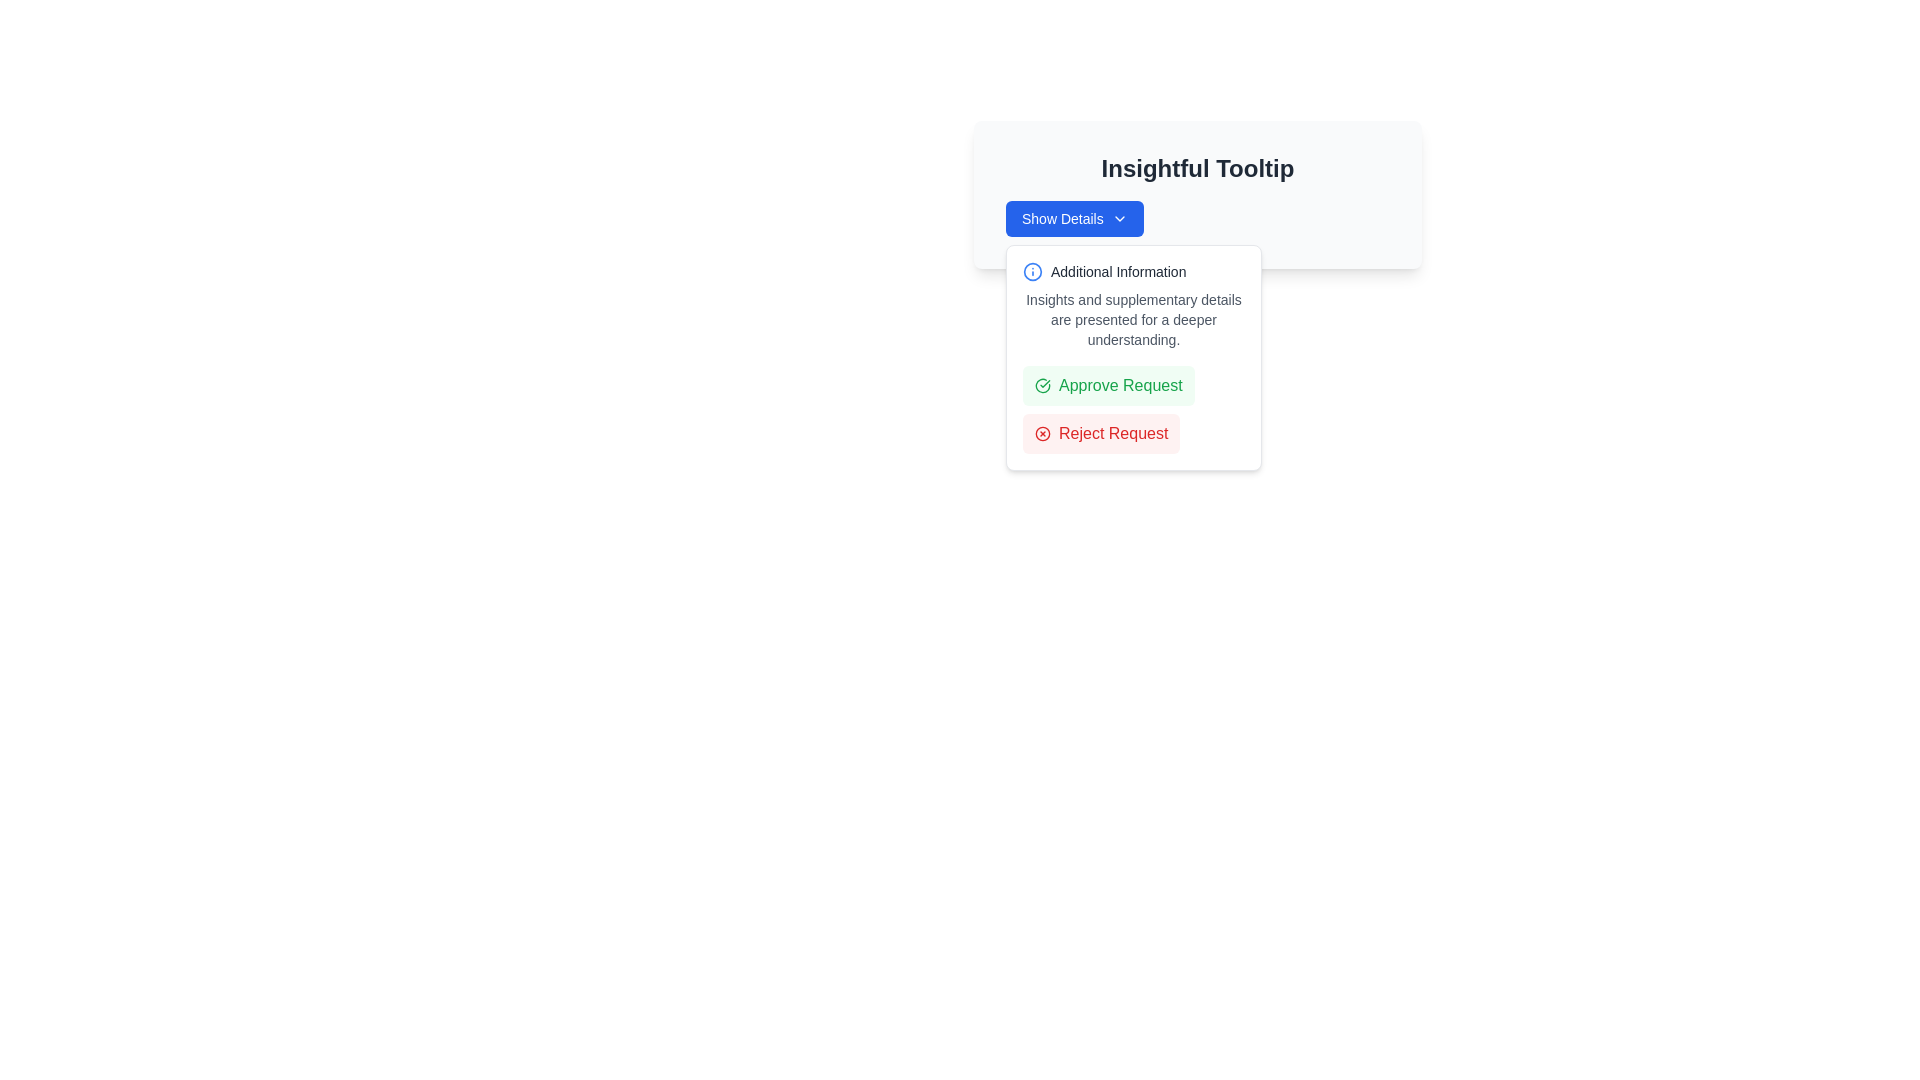 This screenshot has height=1080, width=1920. I want to click on the Text Label that serves as a title for the section providing supplementary insights, located below the 'Show Details' button and to the right of the blue information icon, so click(1117, 272).